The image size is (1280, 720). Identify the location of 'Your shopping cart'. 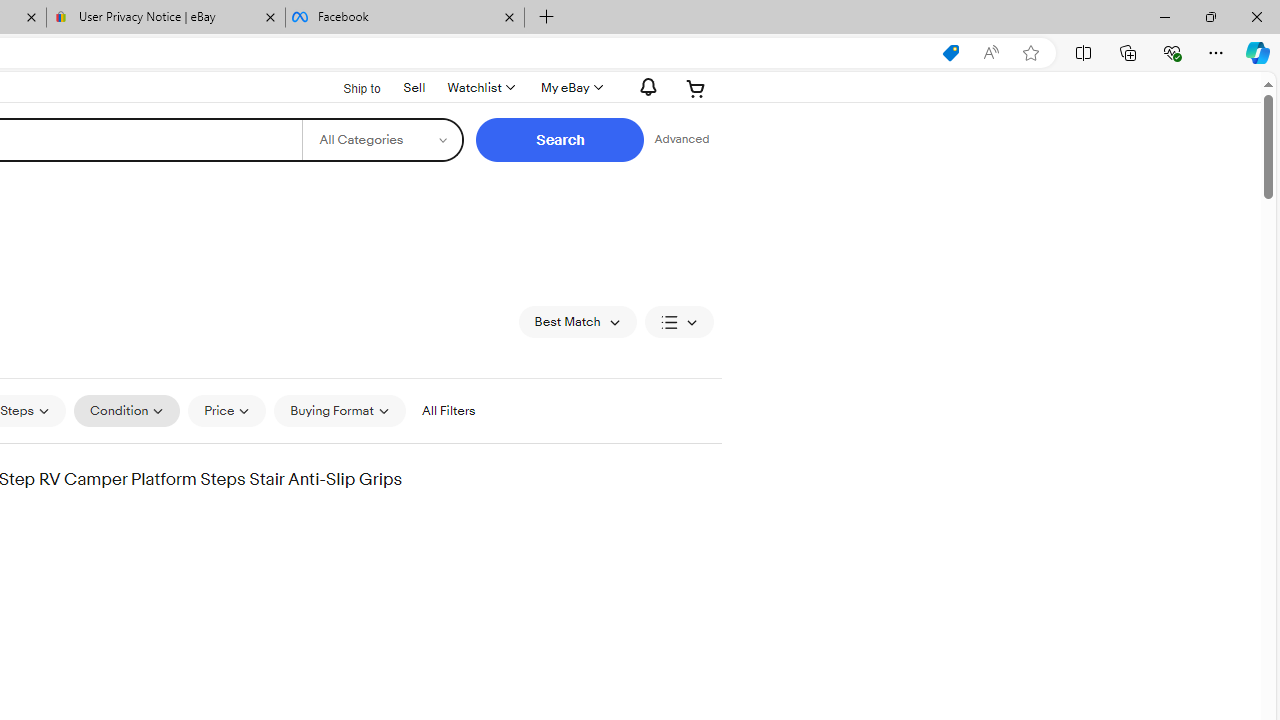
(696, 87).